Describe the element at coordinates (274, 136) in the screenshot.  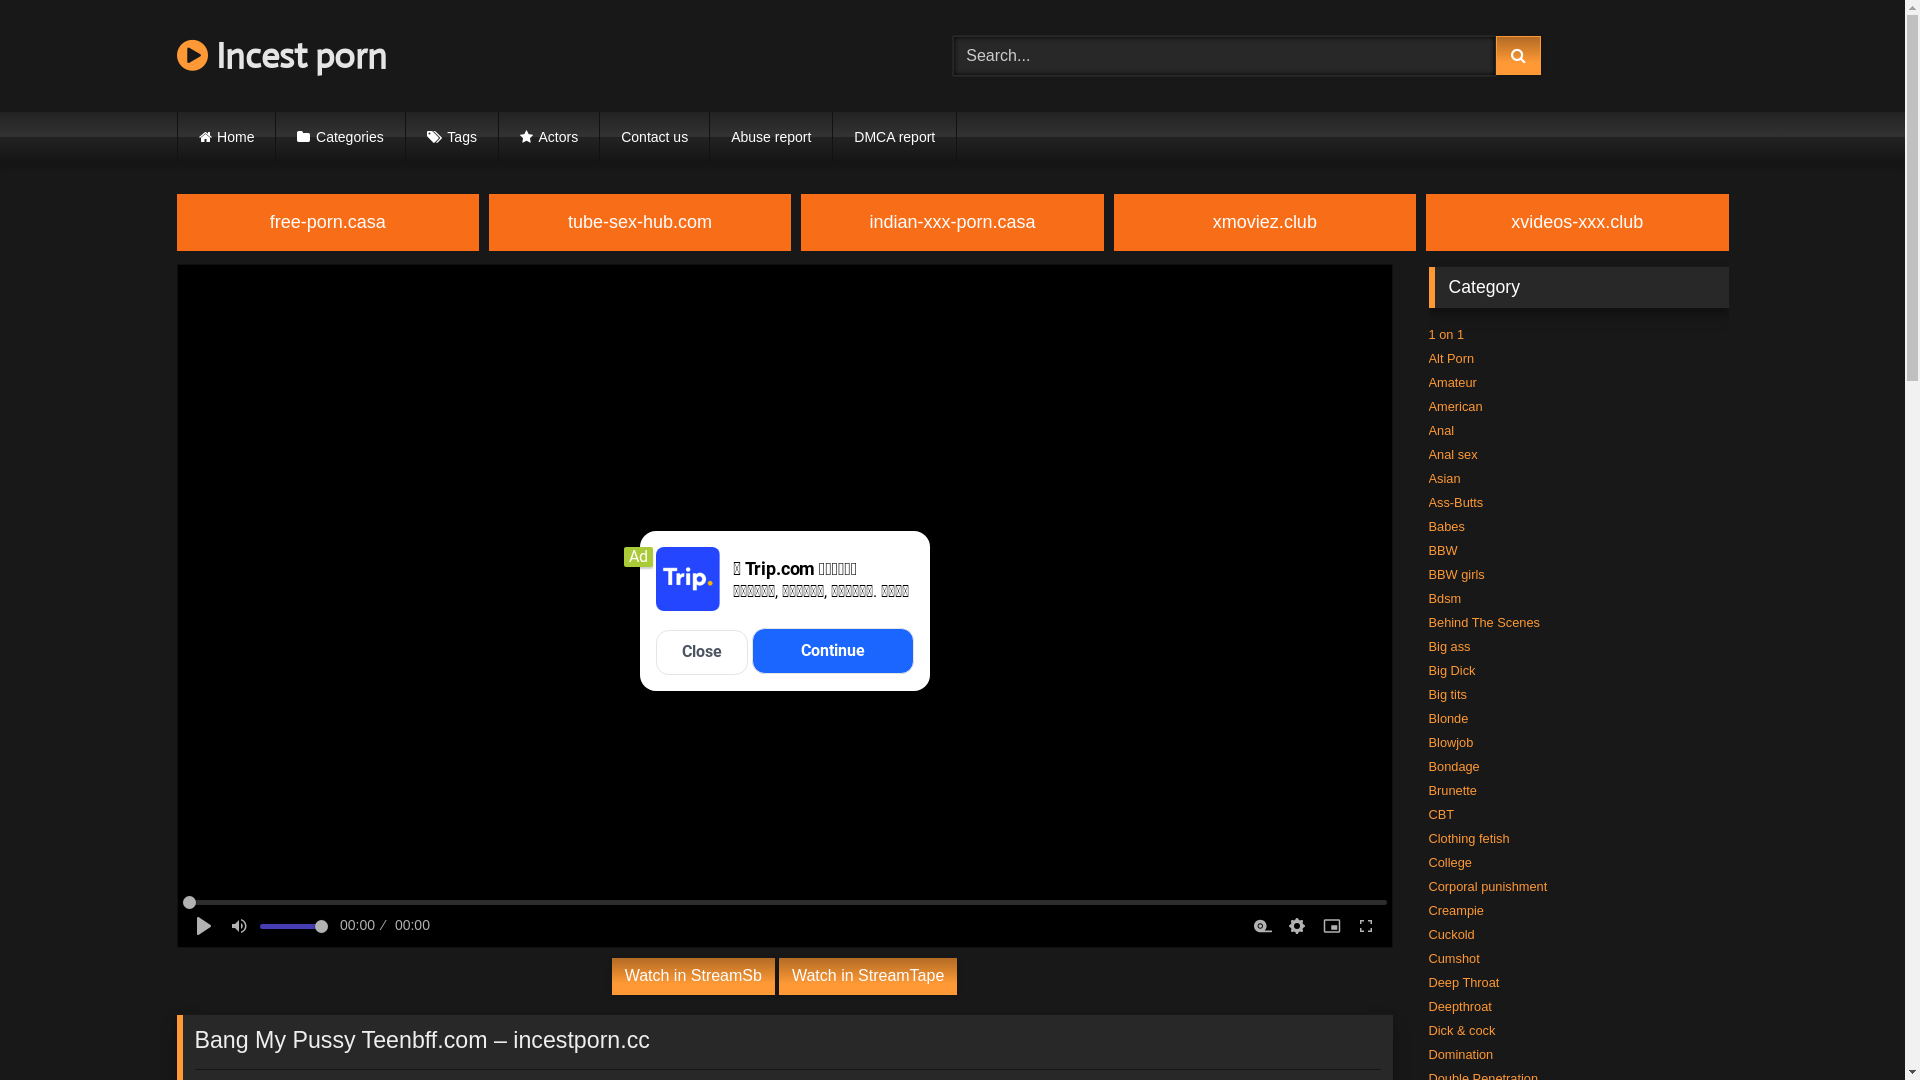
I see `'Categories'` at that location.